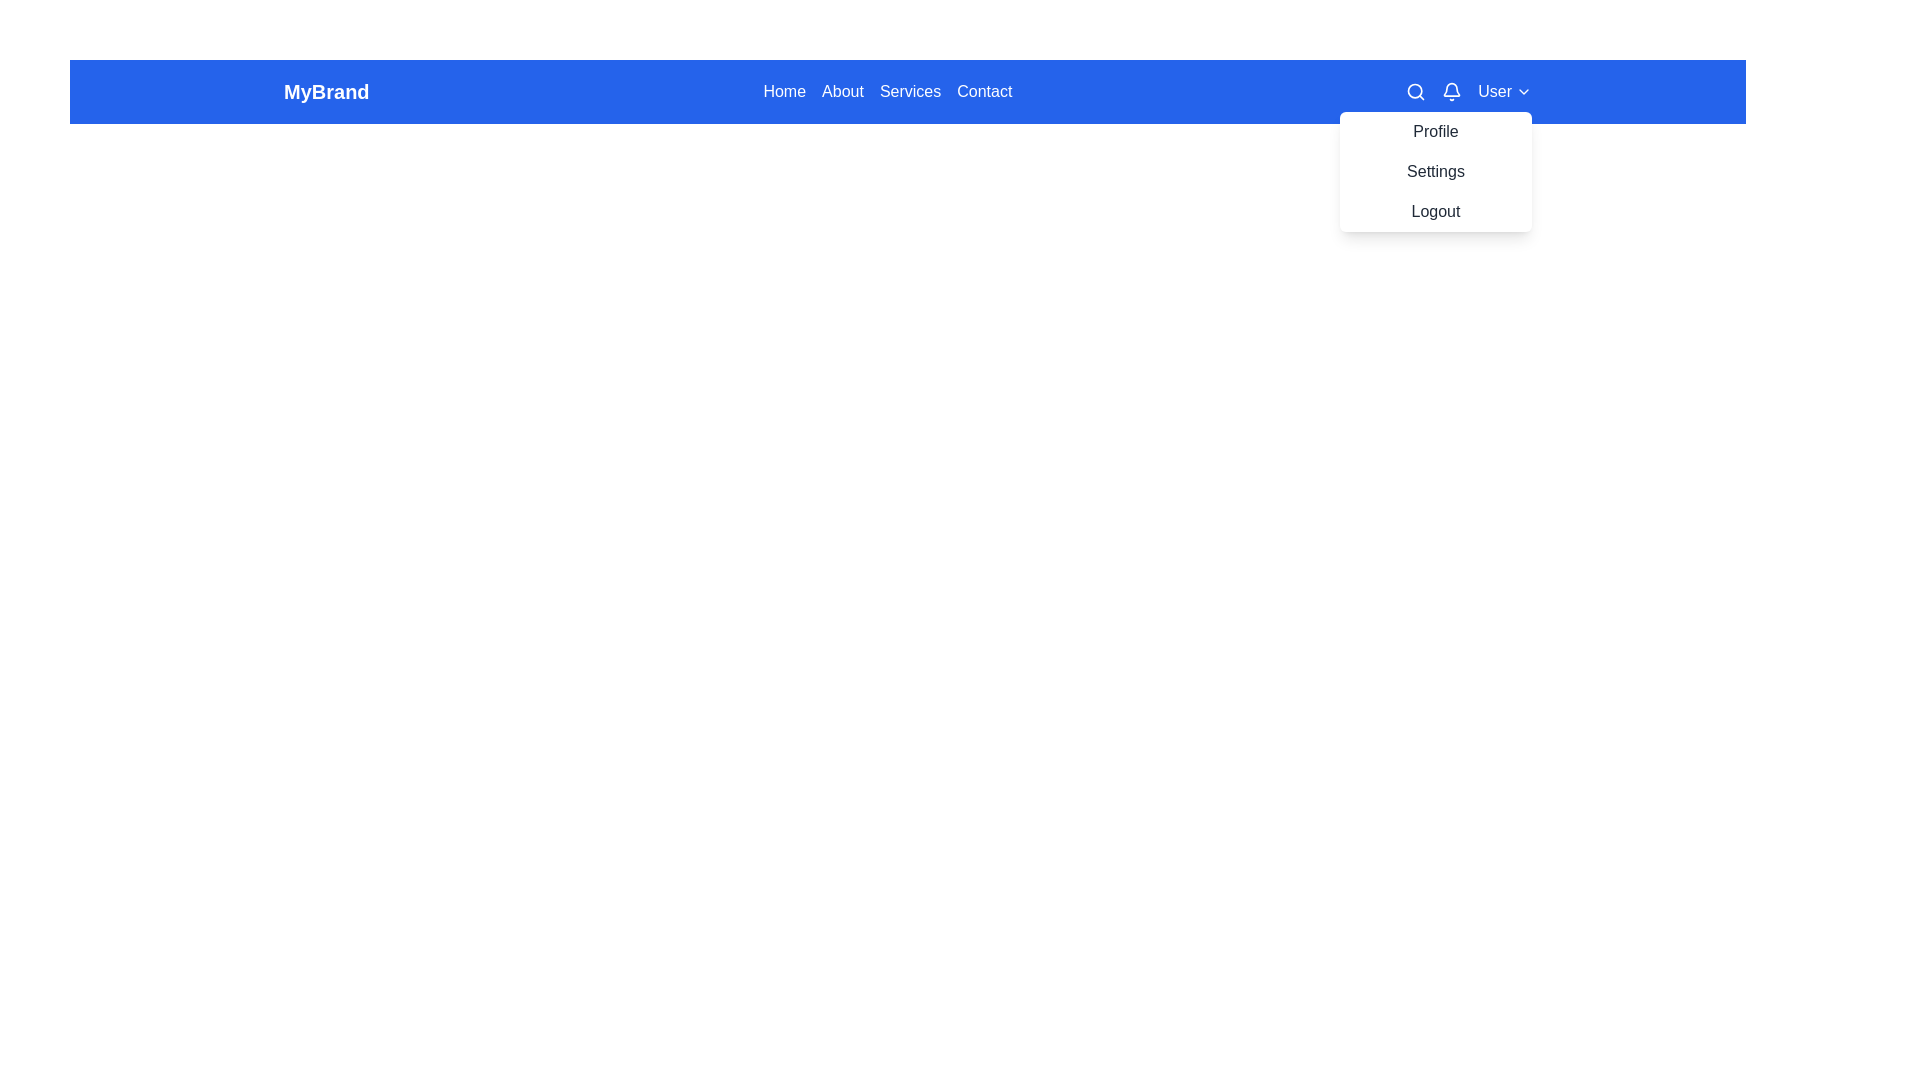 Image resolution: width=1920 pixels, height=1080 pixels. I want to click on the Dropdown chevron icon located to the right of the 'User' text in the top navigation bar, so click(1522, 92).